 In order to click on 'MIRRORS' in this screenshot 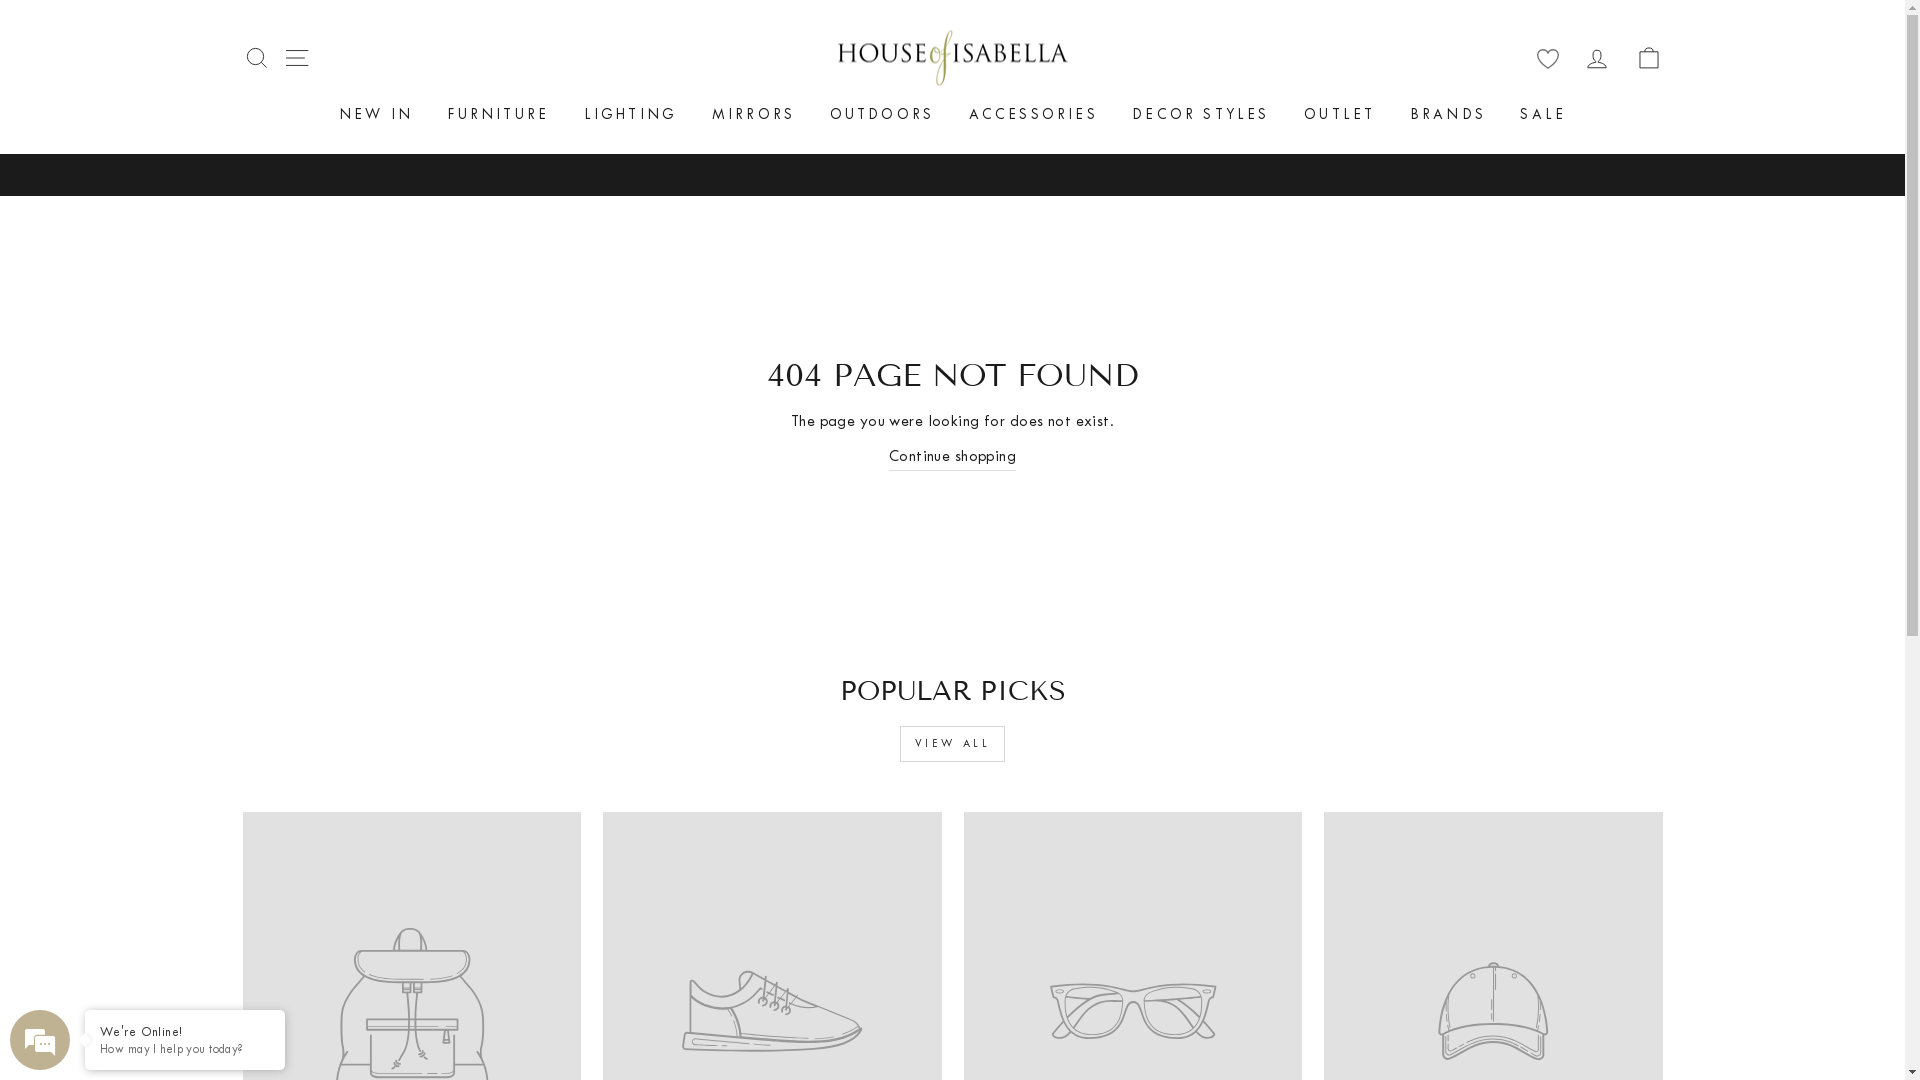, I will do `click(752, 114)`.